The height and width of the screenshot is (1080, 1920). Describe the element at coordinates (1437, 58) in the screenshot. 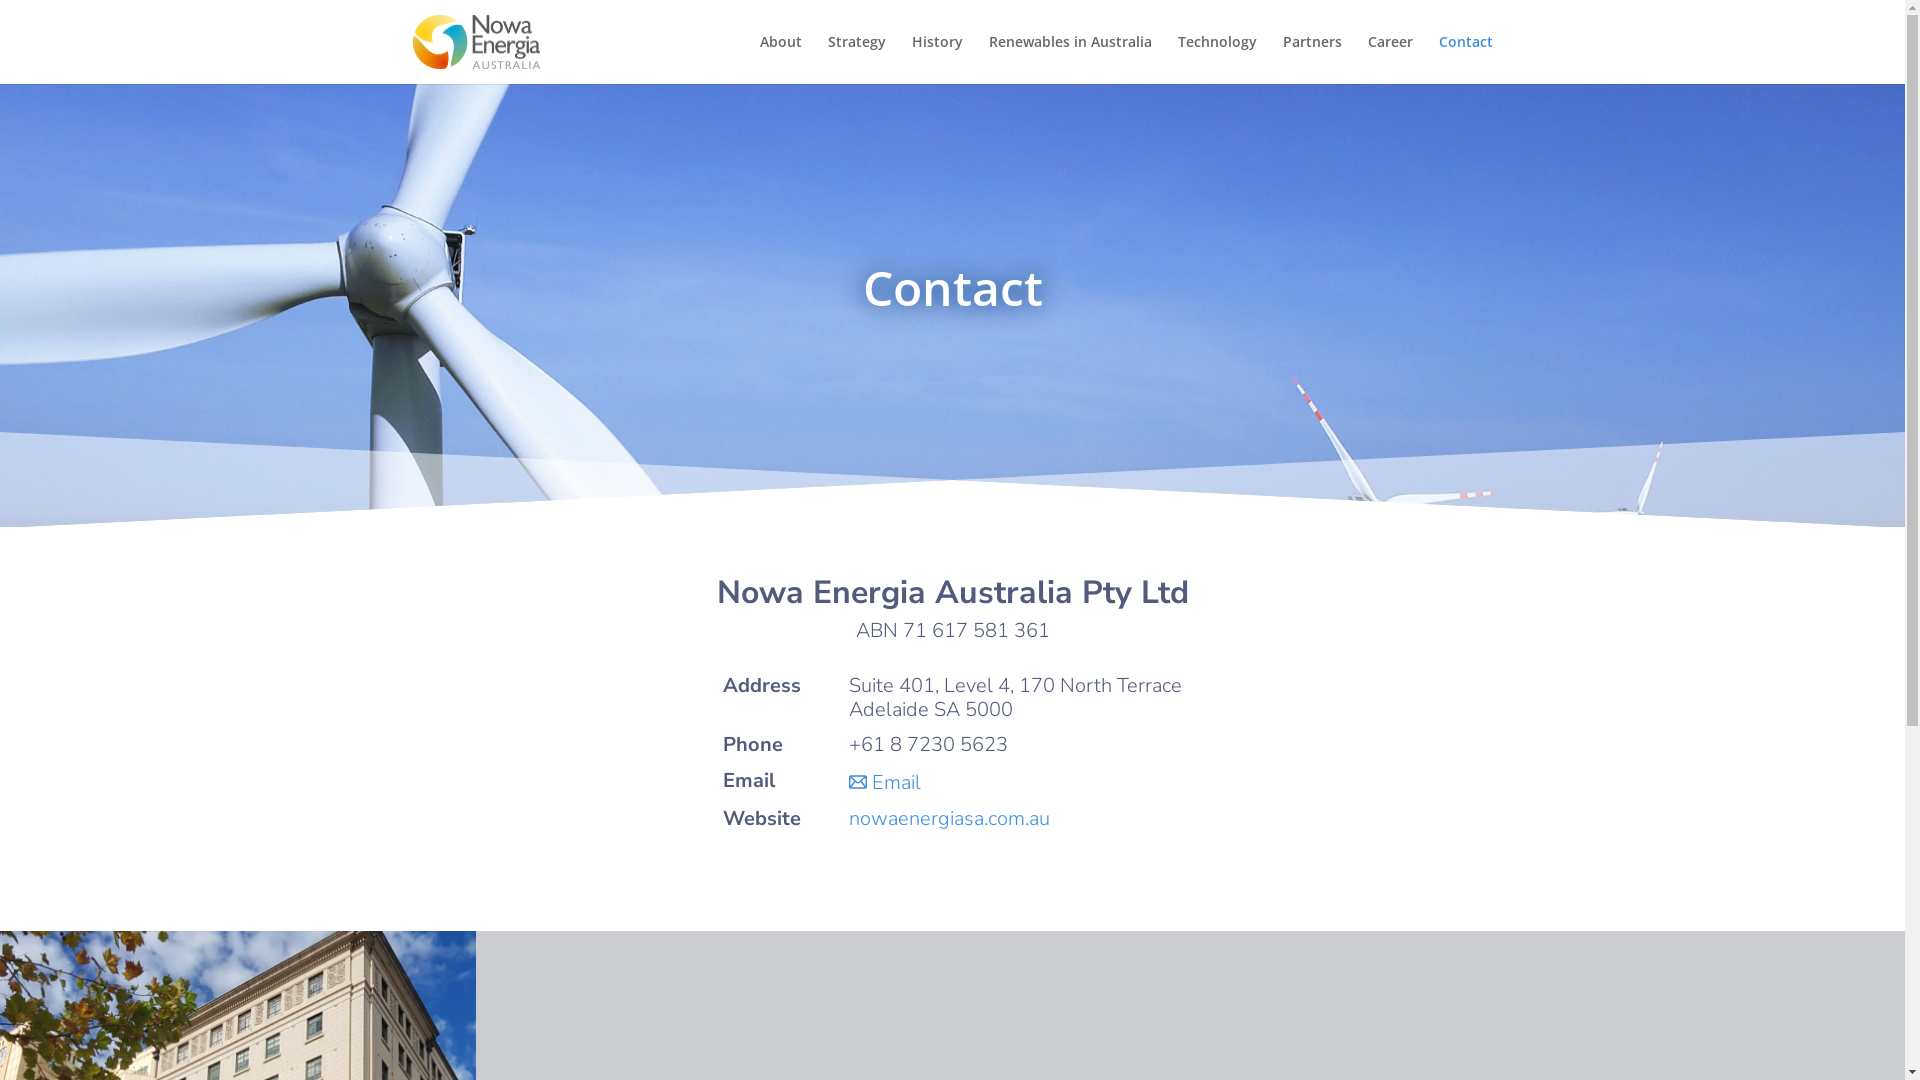

I see `'Contact'` at that location.